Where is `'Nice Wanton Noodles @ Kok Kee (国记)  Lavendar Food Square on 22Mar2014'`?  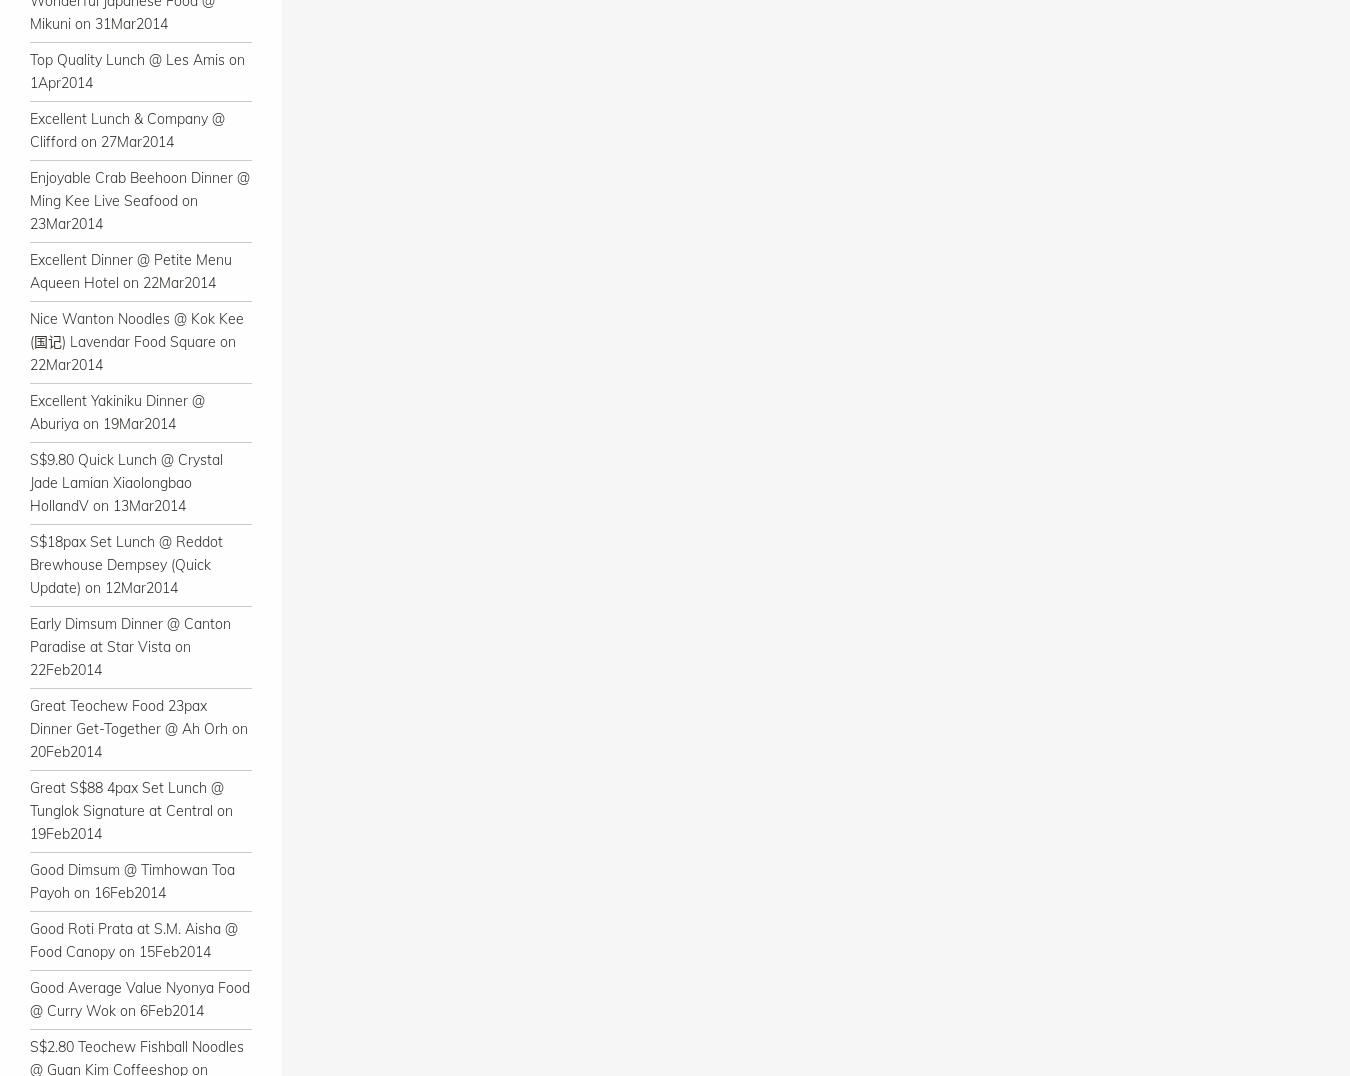
'Nice Wanton Noodles @ Kok Kee (国记)  Lavendar Food Square on 22Mar2014' is located at coordinates (137, 341).